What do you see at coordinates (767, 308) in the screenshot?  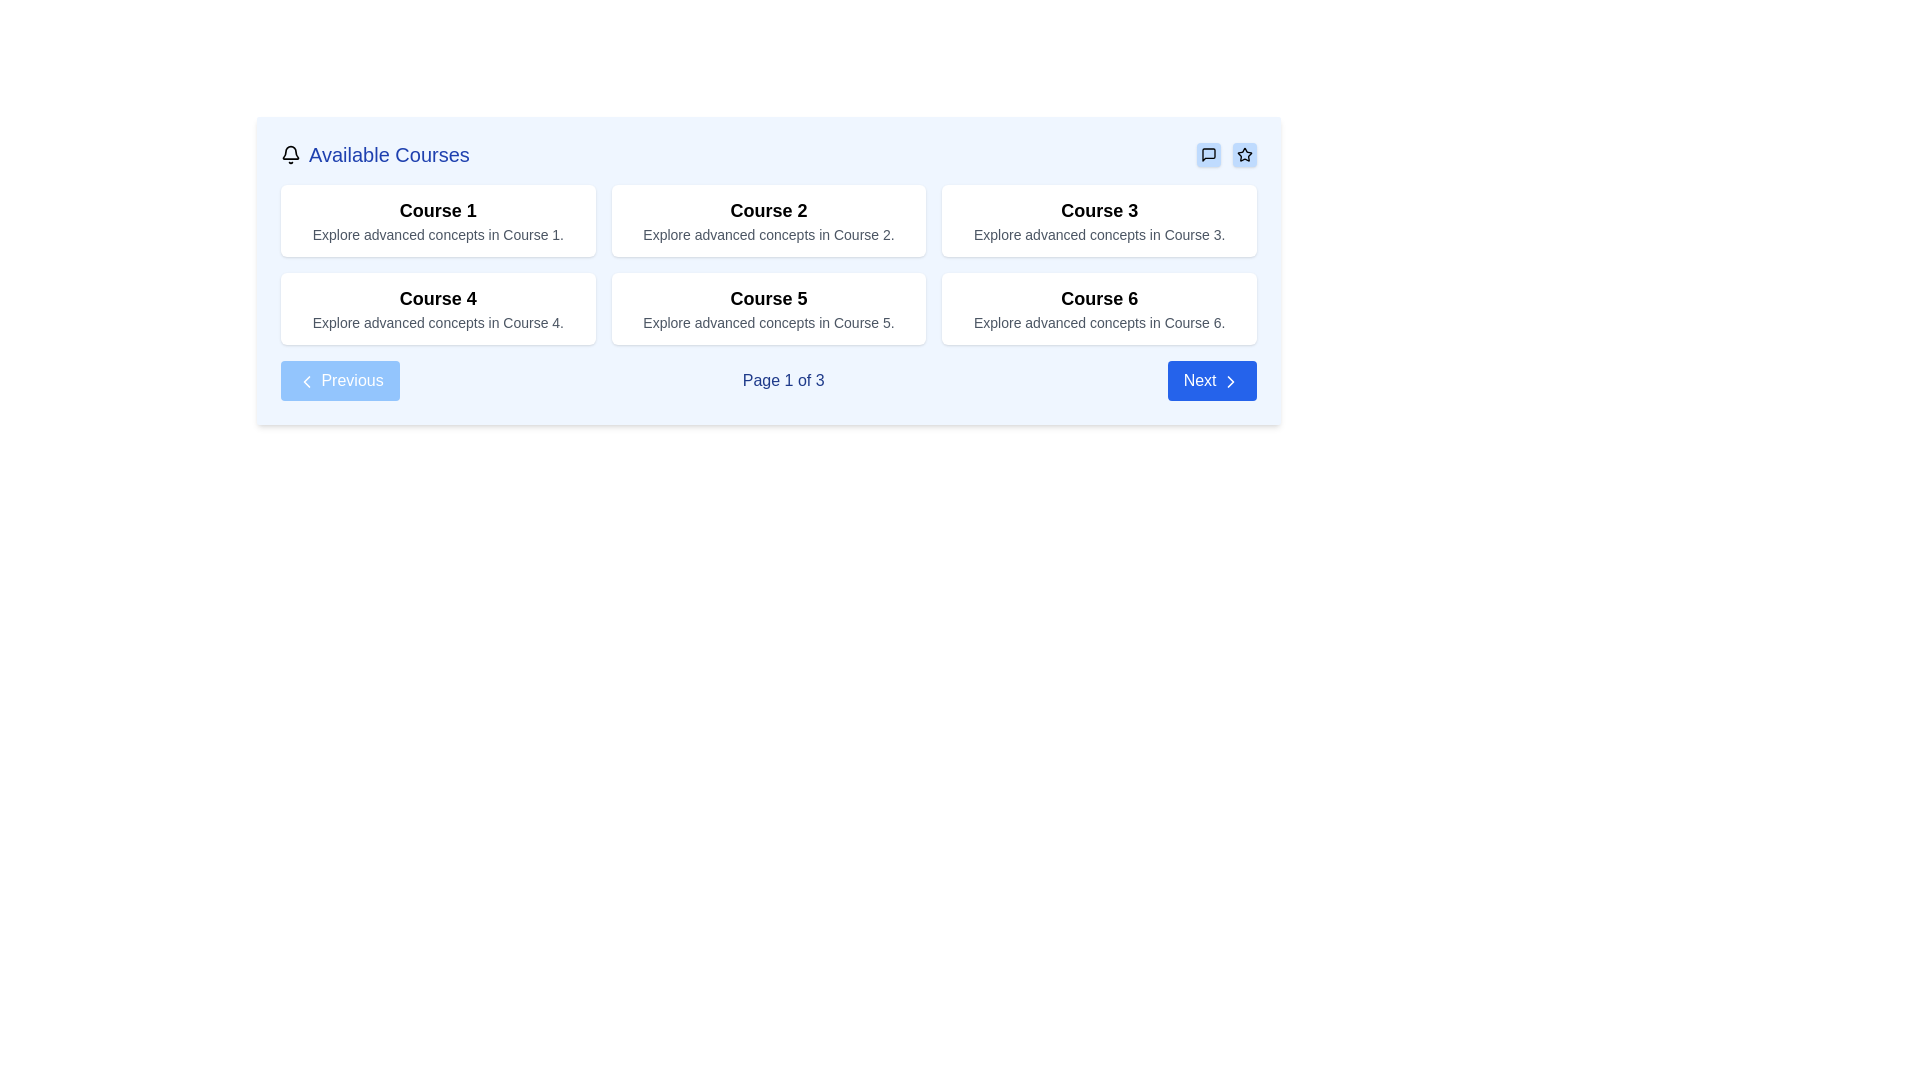 I see `the Card element displaying 'Course 5' with a white background and two lines of text, positioned in the second row, center column of a grid layout` at bounding box center [767, 308].